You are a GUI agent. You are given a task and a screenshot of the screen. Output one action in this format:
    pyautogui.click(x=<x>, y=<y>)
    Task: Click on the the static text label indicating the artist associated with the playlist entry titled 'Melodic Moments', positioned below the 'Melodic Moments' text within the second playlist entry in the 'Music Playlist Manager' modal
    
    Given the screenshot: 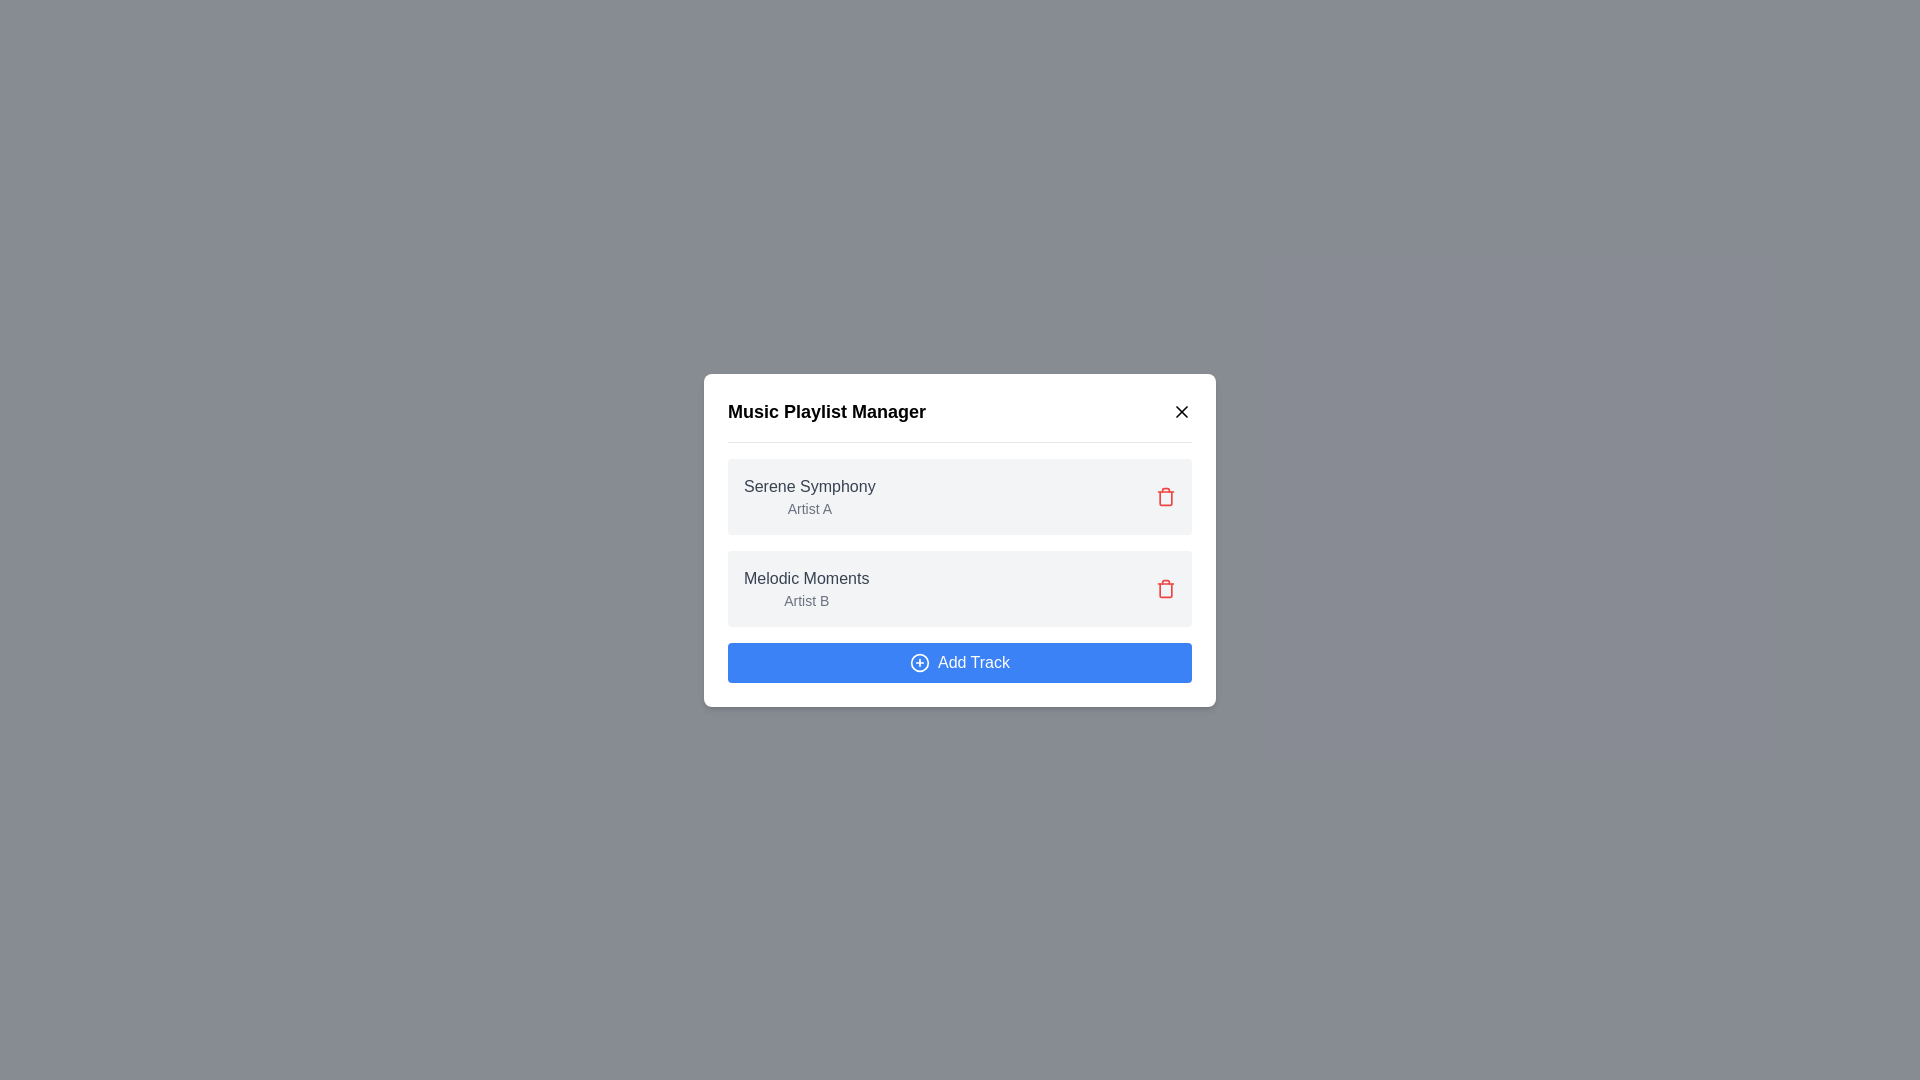 What is the action you would take?
    pyautogui.click(x=806, y=599)
    